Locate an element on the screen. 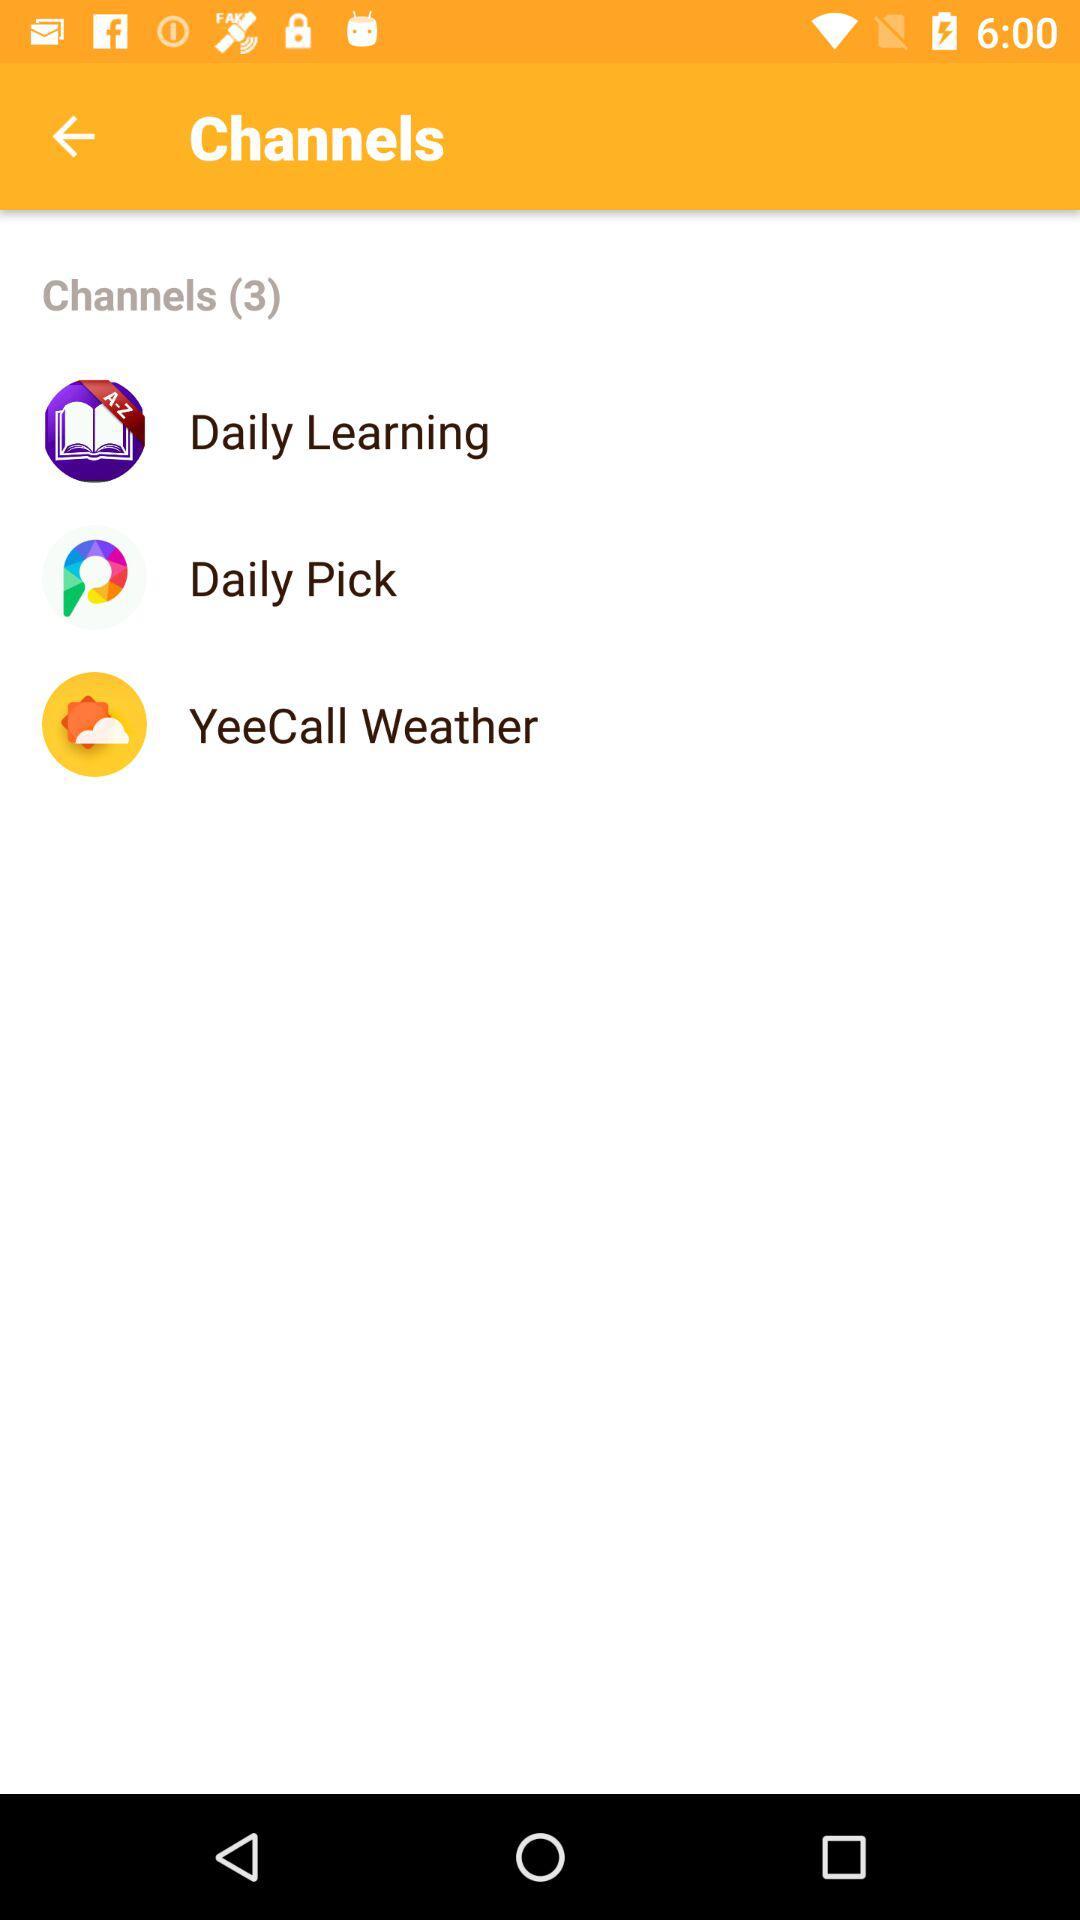 Image resolution: width=1080 pixels, height=1920 pixels. icon next to the channels is located at coordinates (72, 135).